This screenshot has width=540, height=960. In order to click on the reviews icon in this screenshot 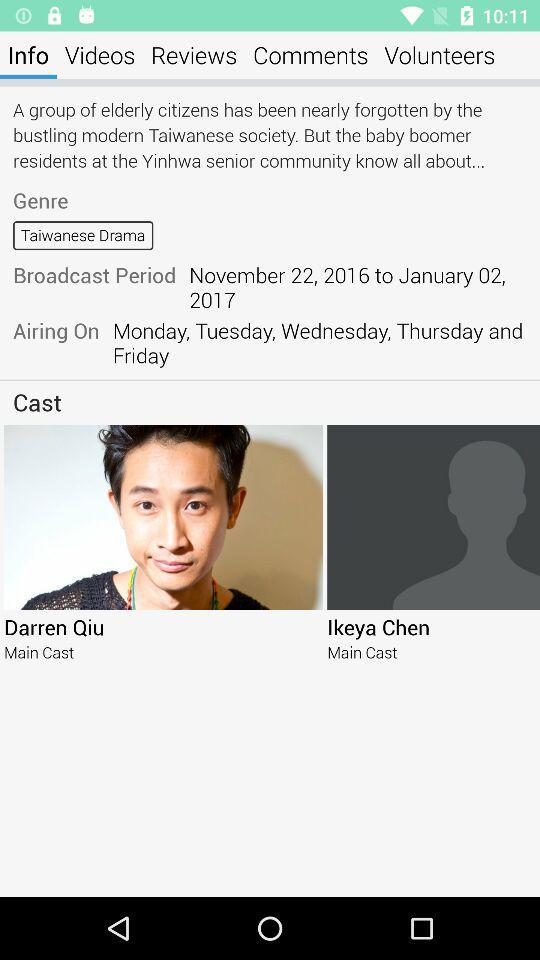, I will do `click(194, 54)`.